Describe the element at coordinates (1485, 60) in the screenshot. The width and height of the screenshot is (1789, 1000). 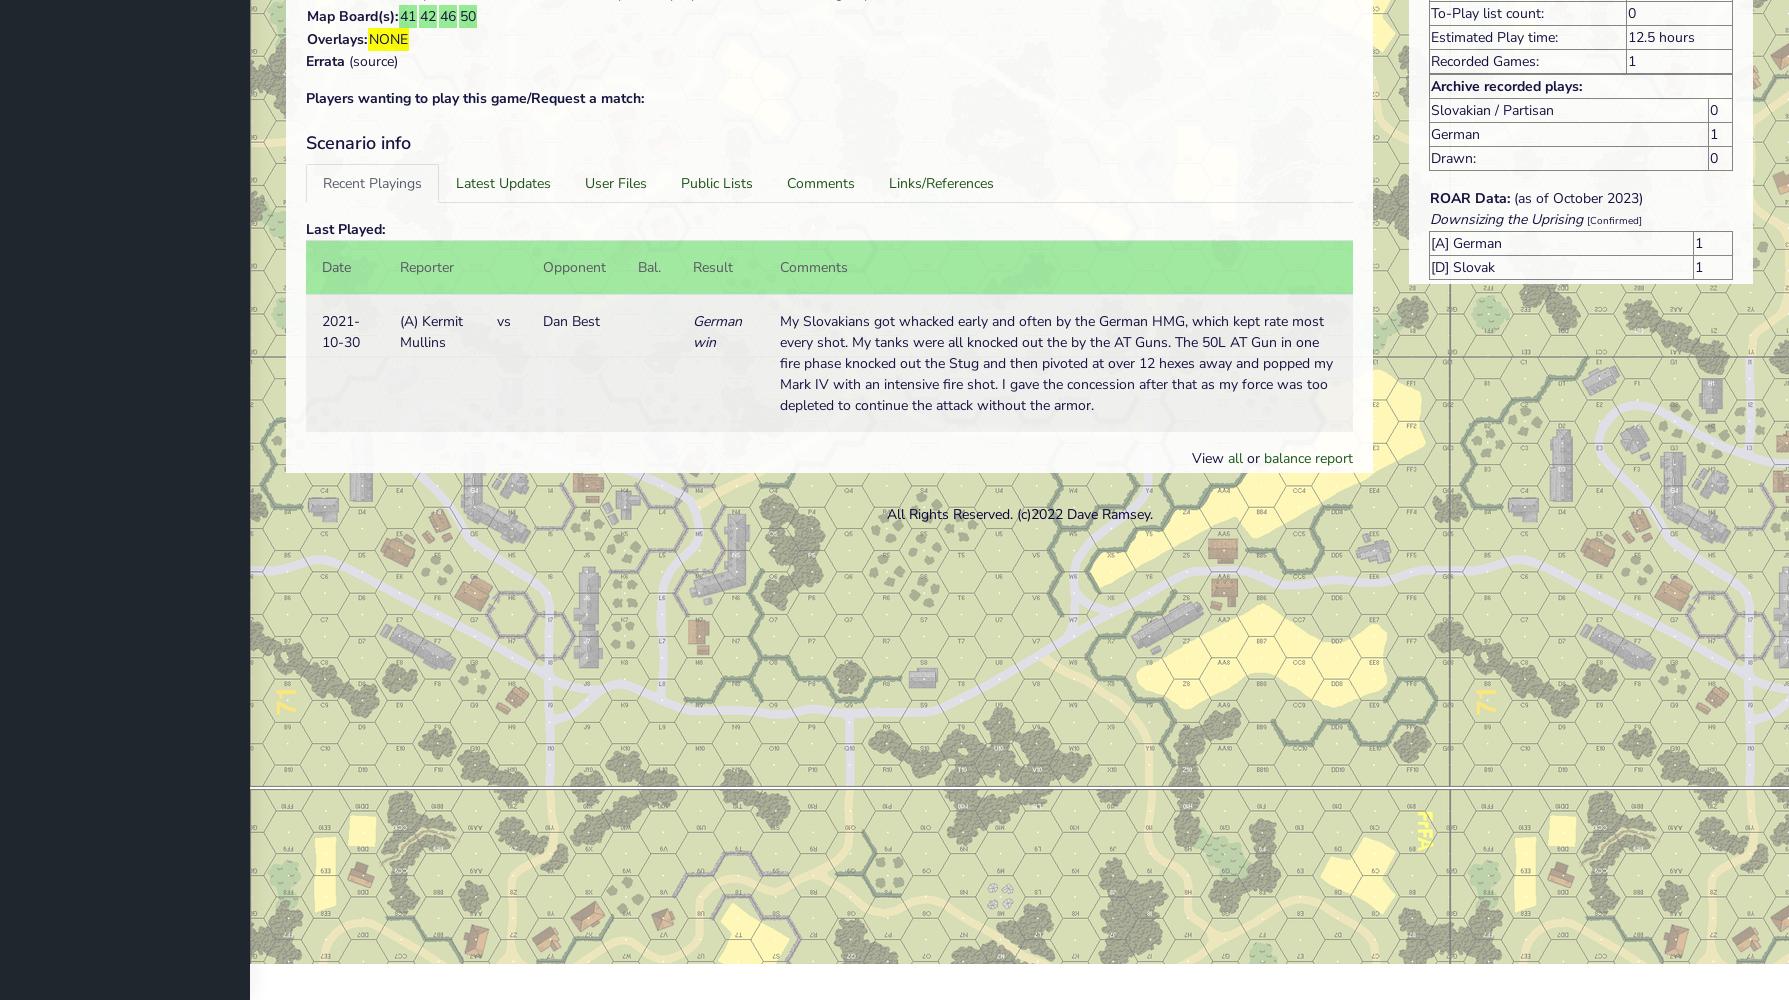
I see `'Recorded Games:'` at that location.